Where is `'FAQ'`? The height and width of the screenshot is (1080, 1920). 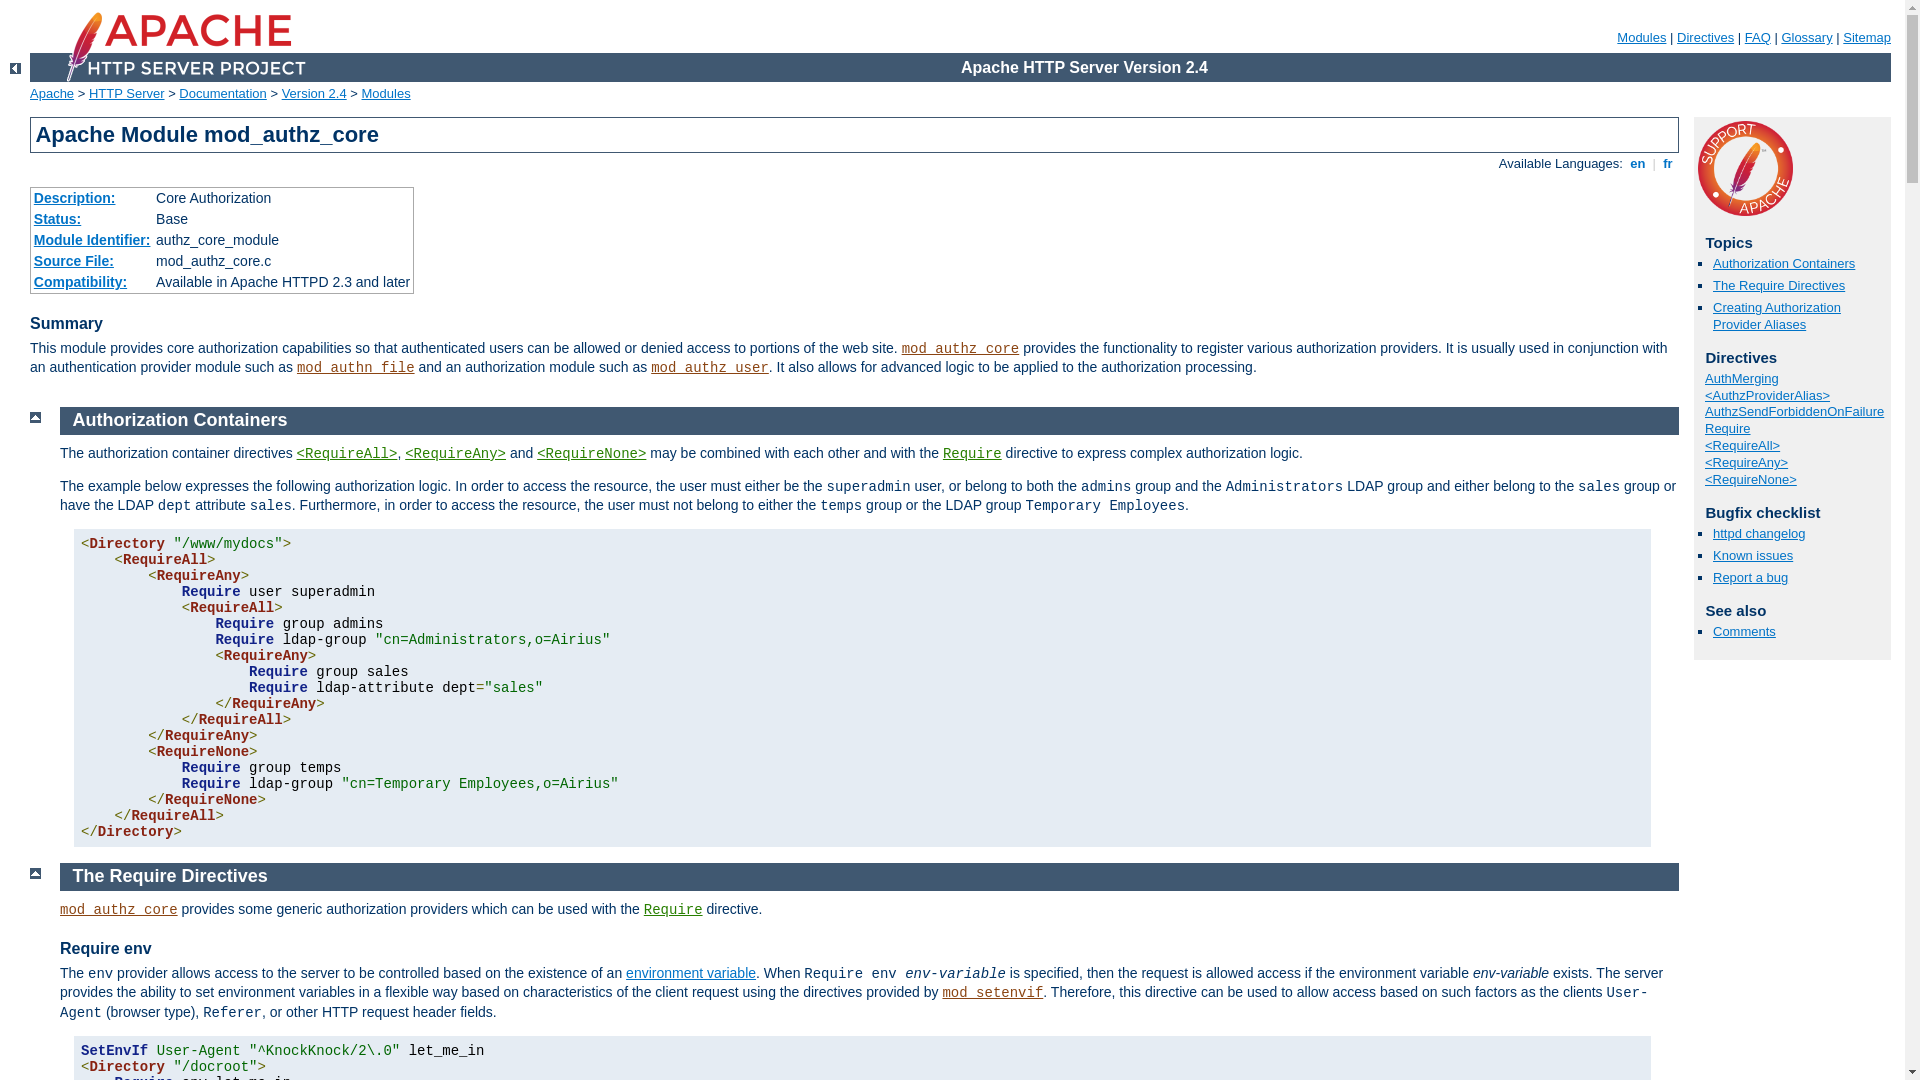
'FAQ' is located at coordinates (1756, 37).